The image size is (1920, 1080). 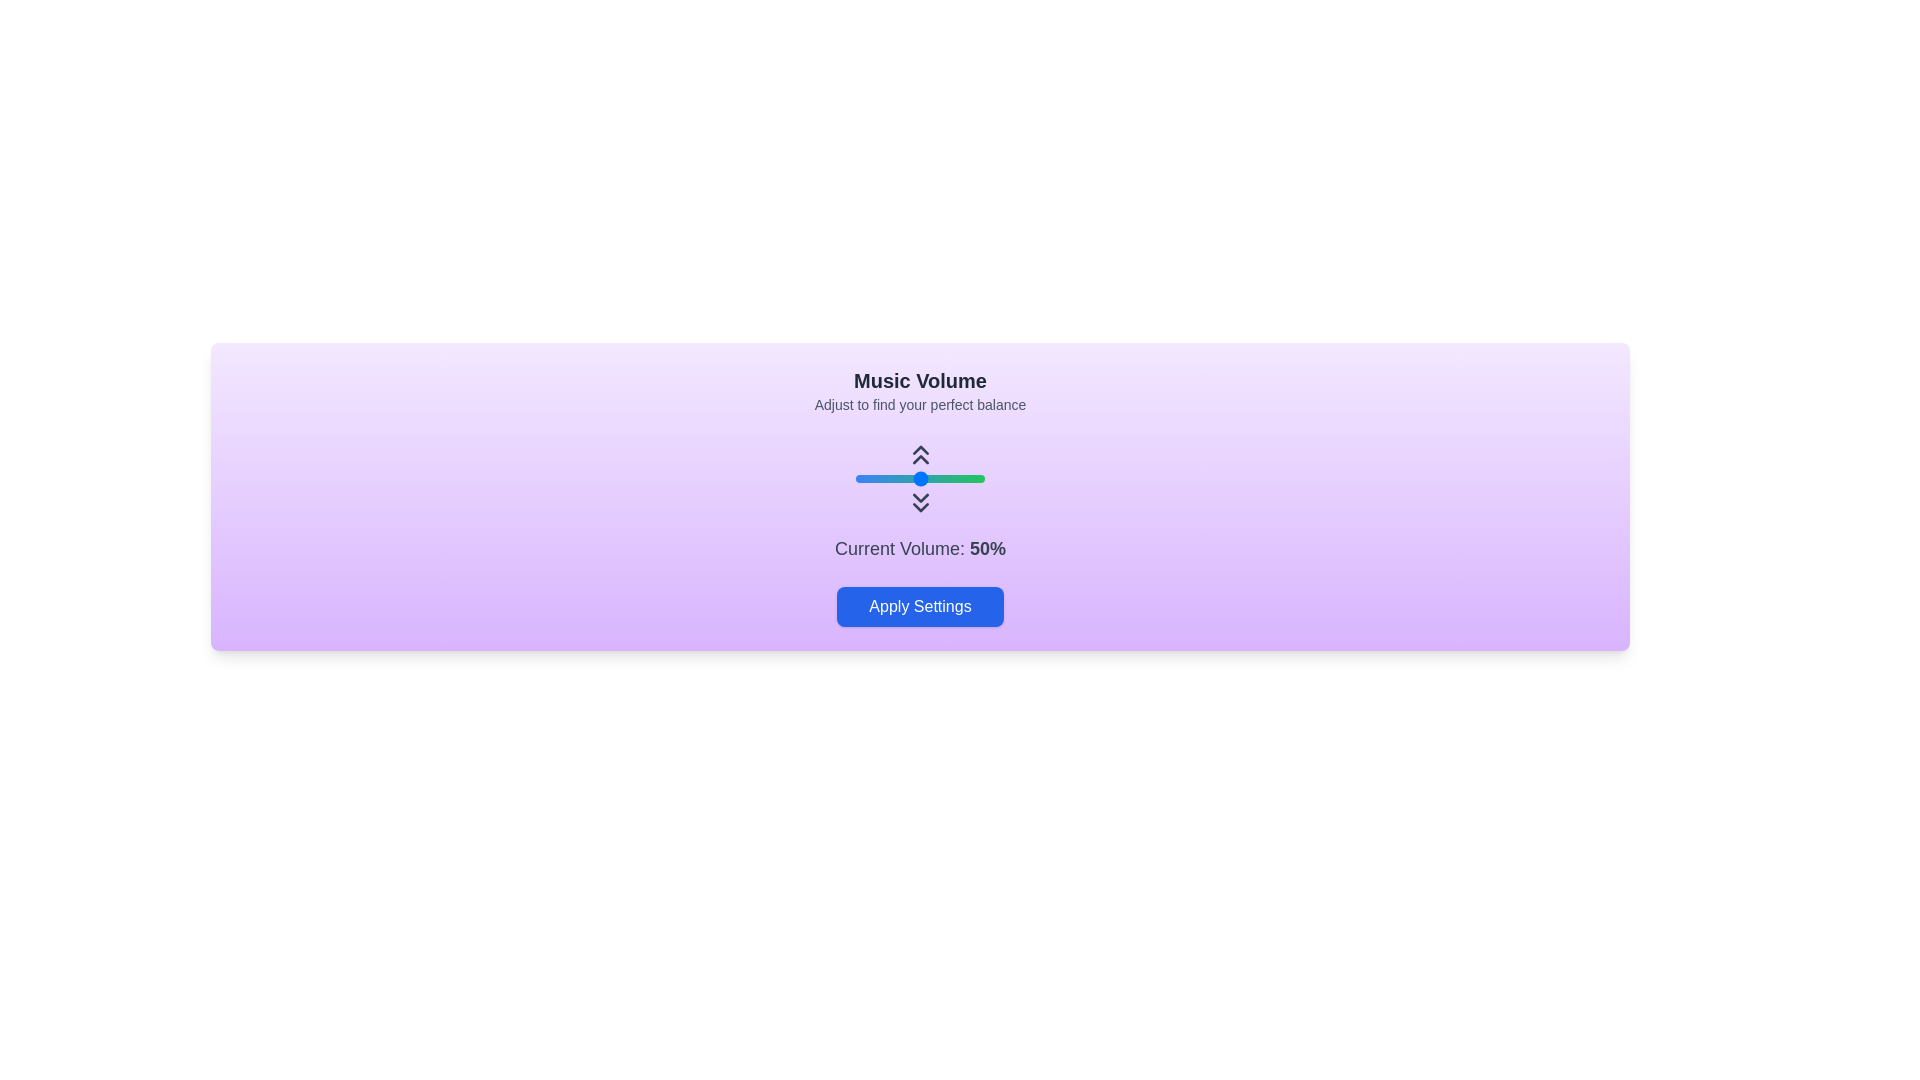 What do you see at coordinates (919, 455) in the screenshot?
I see `up arrow button to increase the volume` at bounding box center [919, 455].